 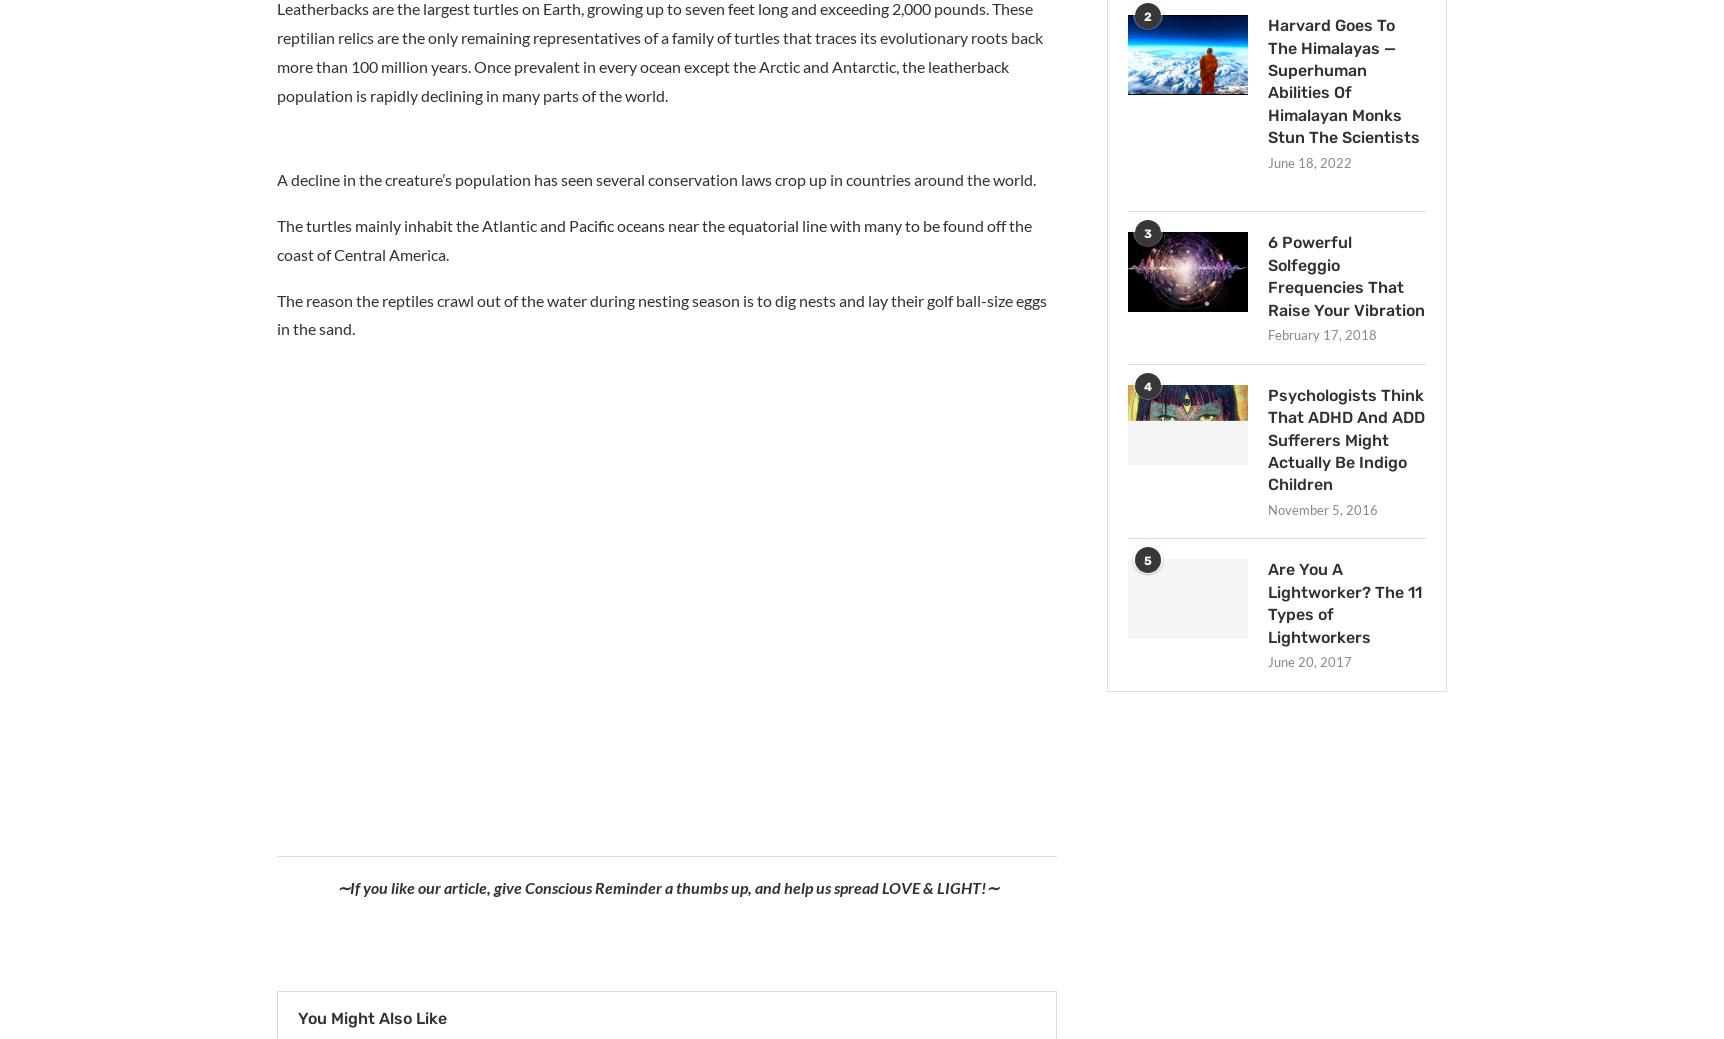 What do you see at coordinates (1147, 384) in the screenshot?
I see `'4'` at bounding box center [1147, 384].